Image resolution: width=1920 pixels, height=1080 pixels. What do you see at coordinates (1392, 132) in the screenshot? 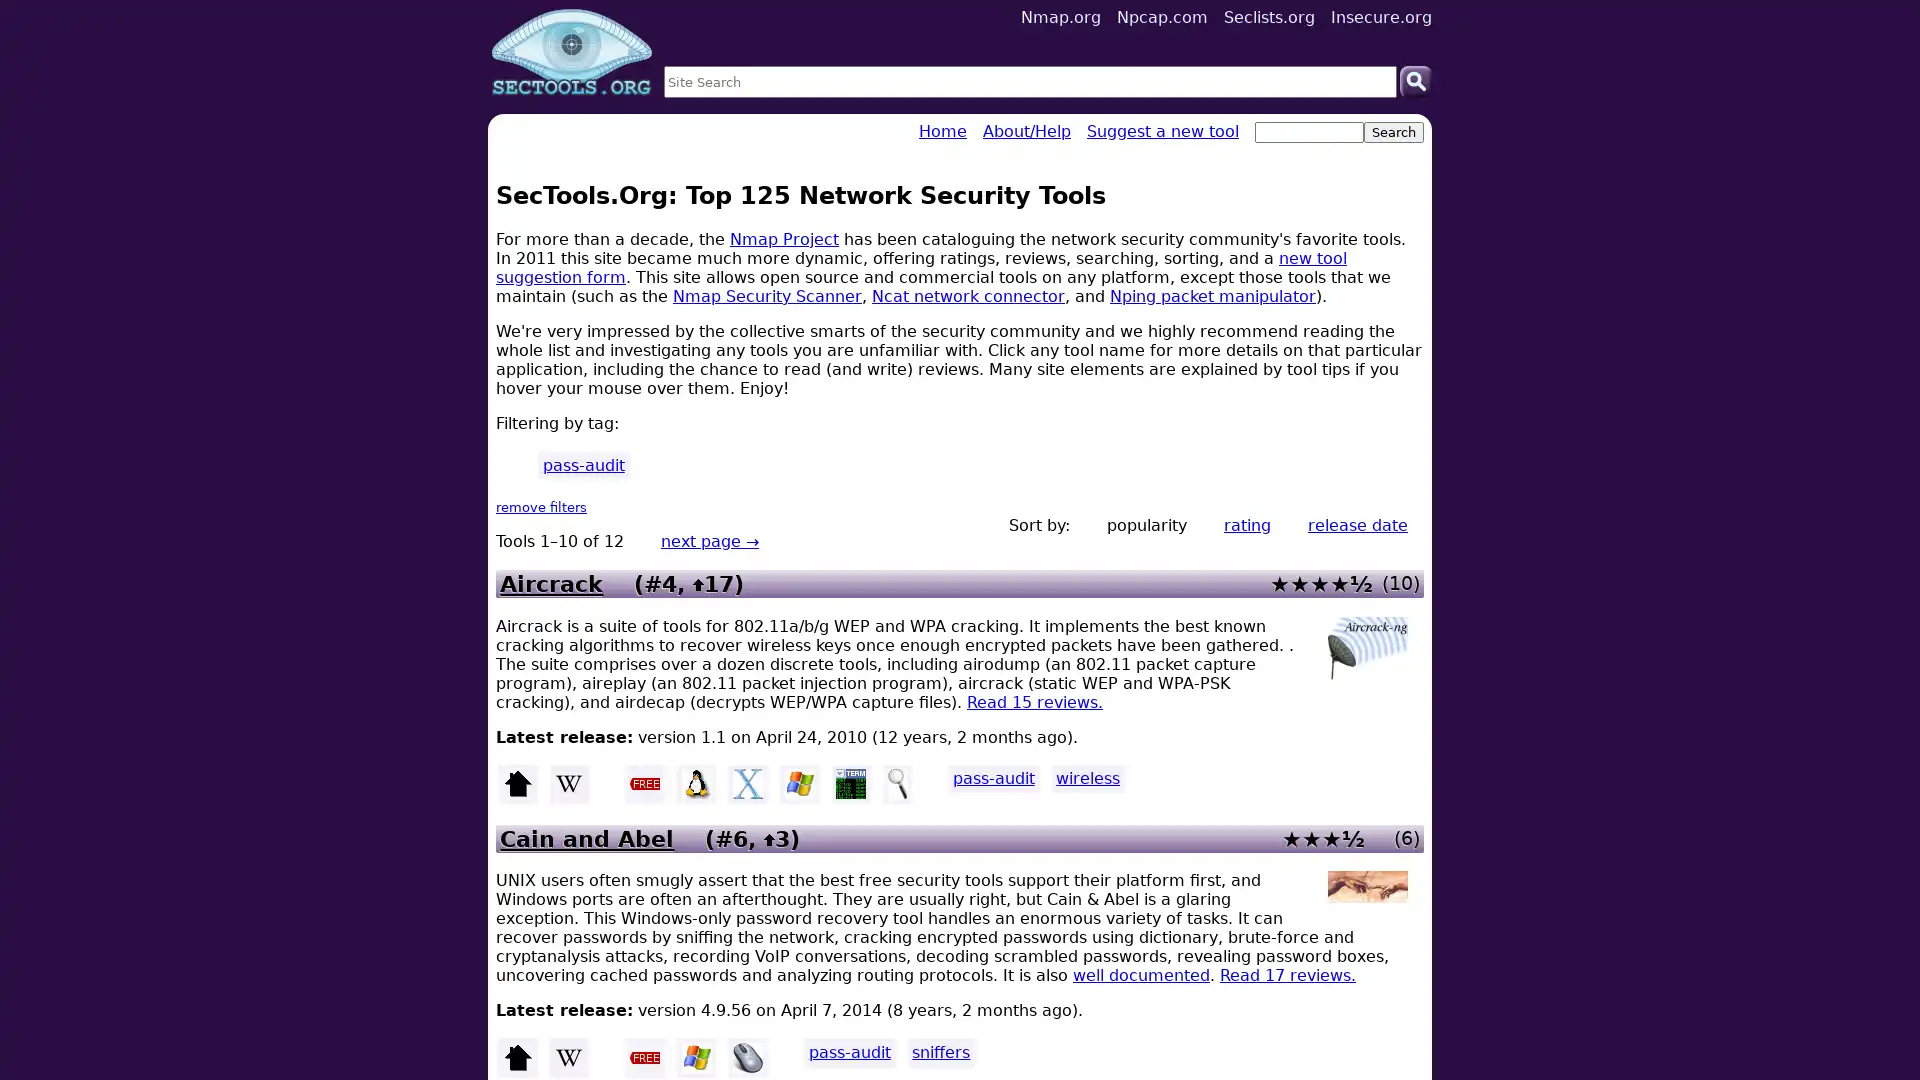
I see `Search` at bounding box center [1392, 132].